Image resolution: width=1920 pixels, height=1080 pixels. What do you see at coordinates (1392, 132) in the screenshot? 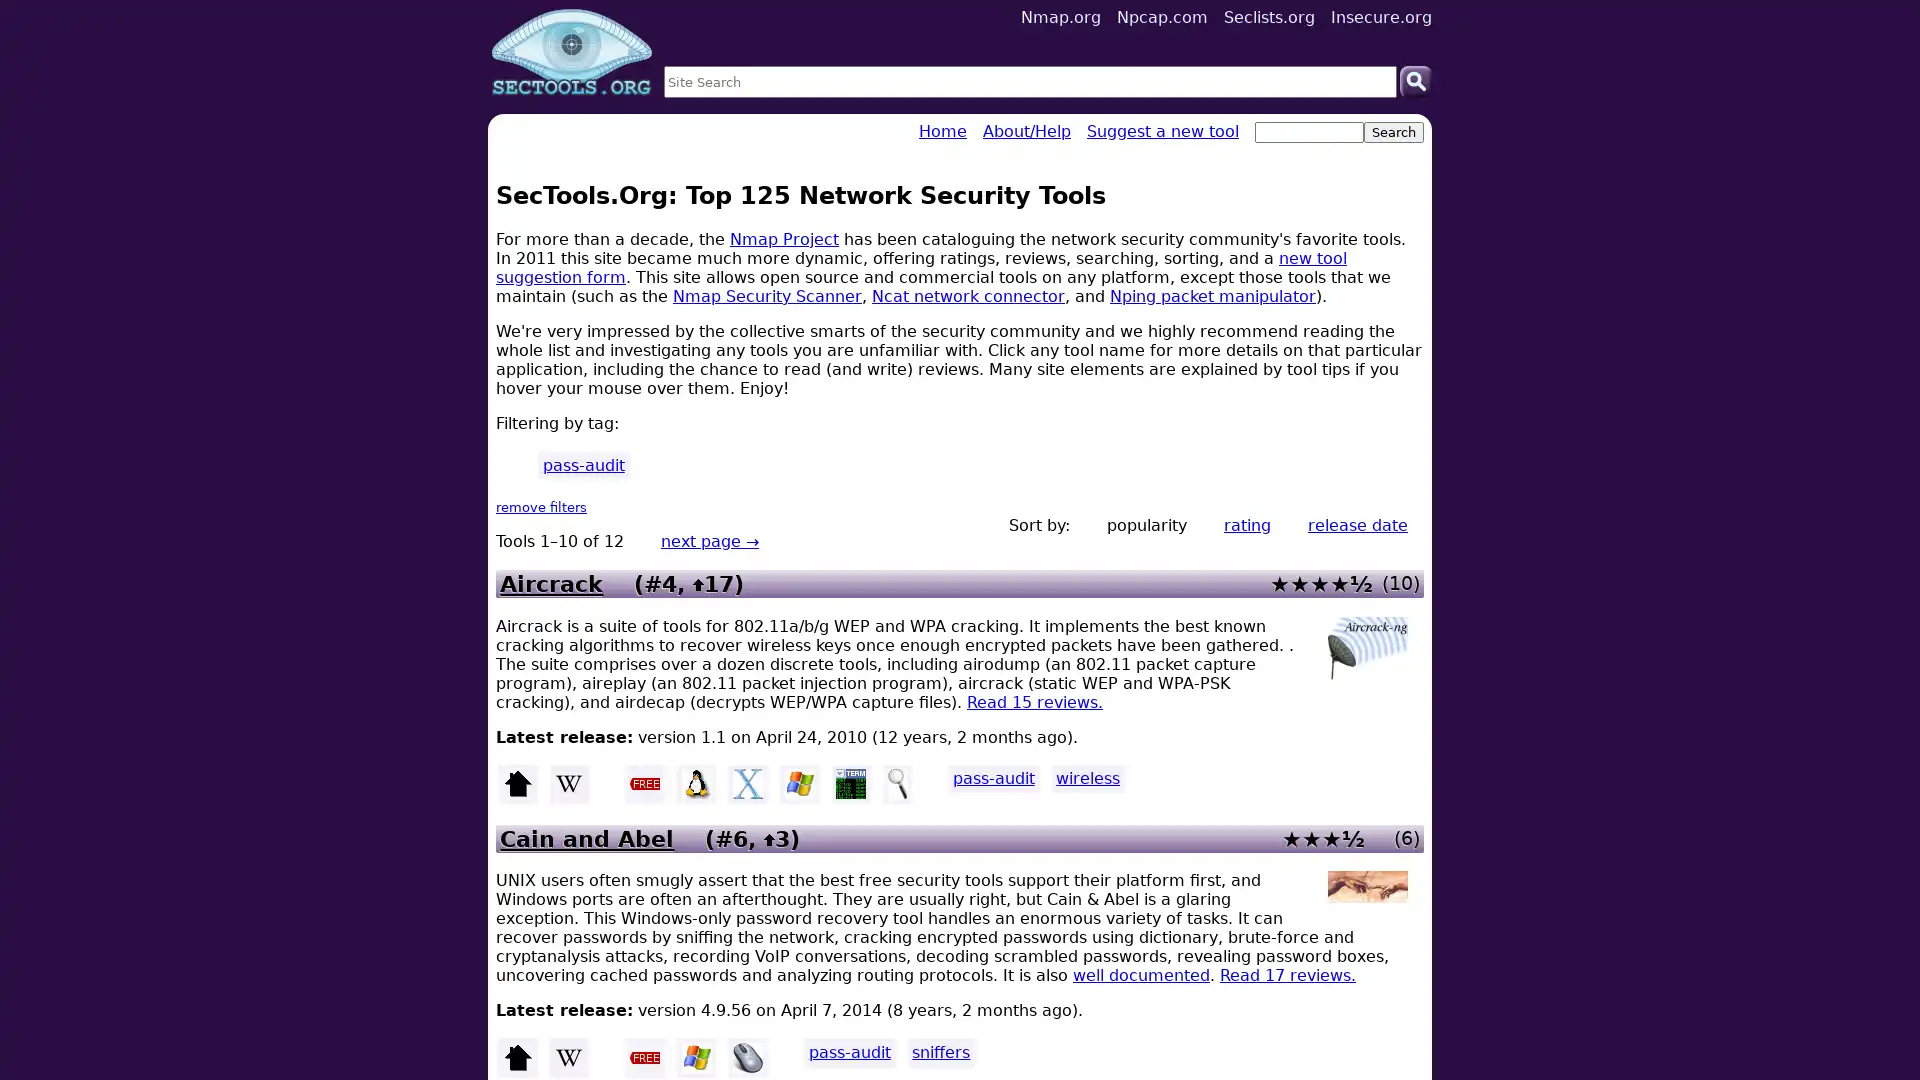
I see `Search` at bounding box center [1392, 132].